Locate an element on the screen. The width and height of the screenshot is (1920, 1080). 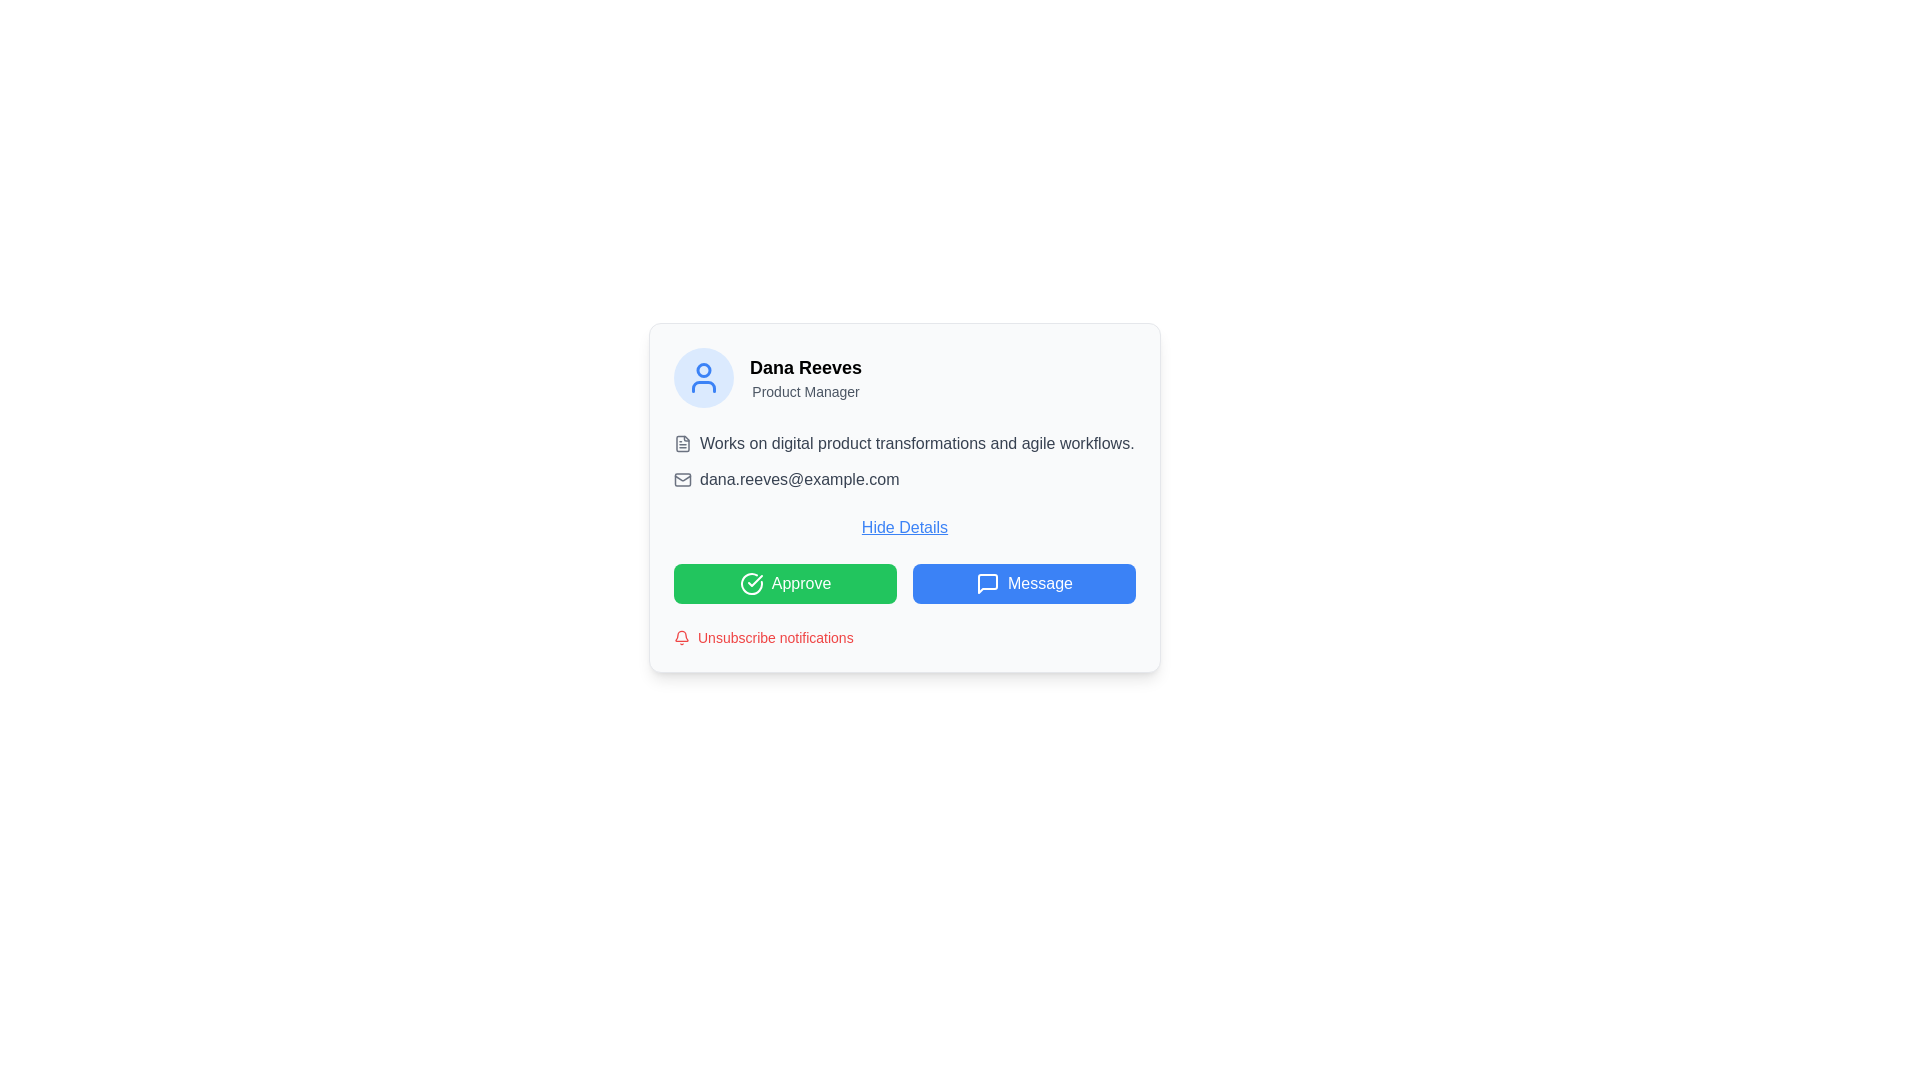
the chat bubble-shaped icon, which is a minimalistic line drawing positioned to the left of the 'Message' button at the bottom right of the card component is located at coordinates (988, 583).